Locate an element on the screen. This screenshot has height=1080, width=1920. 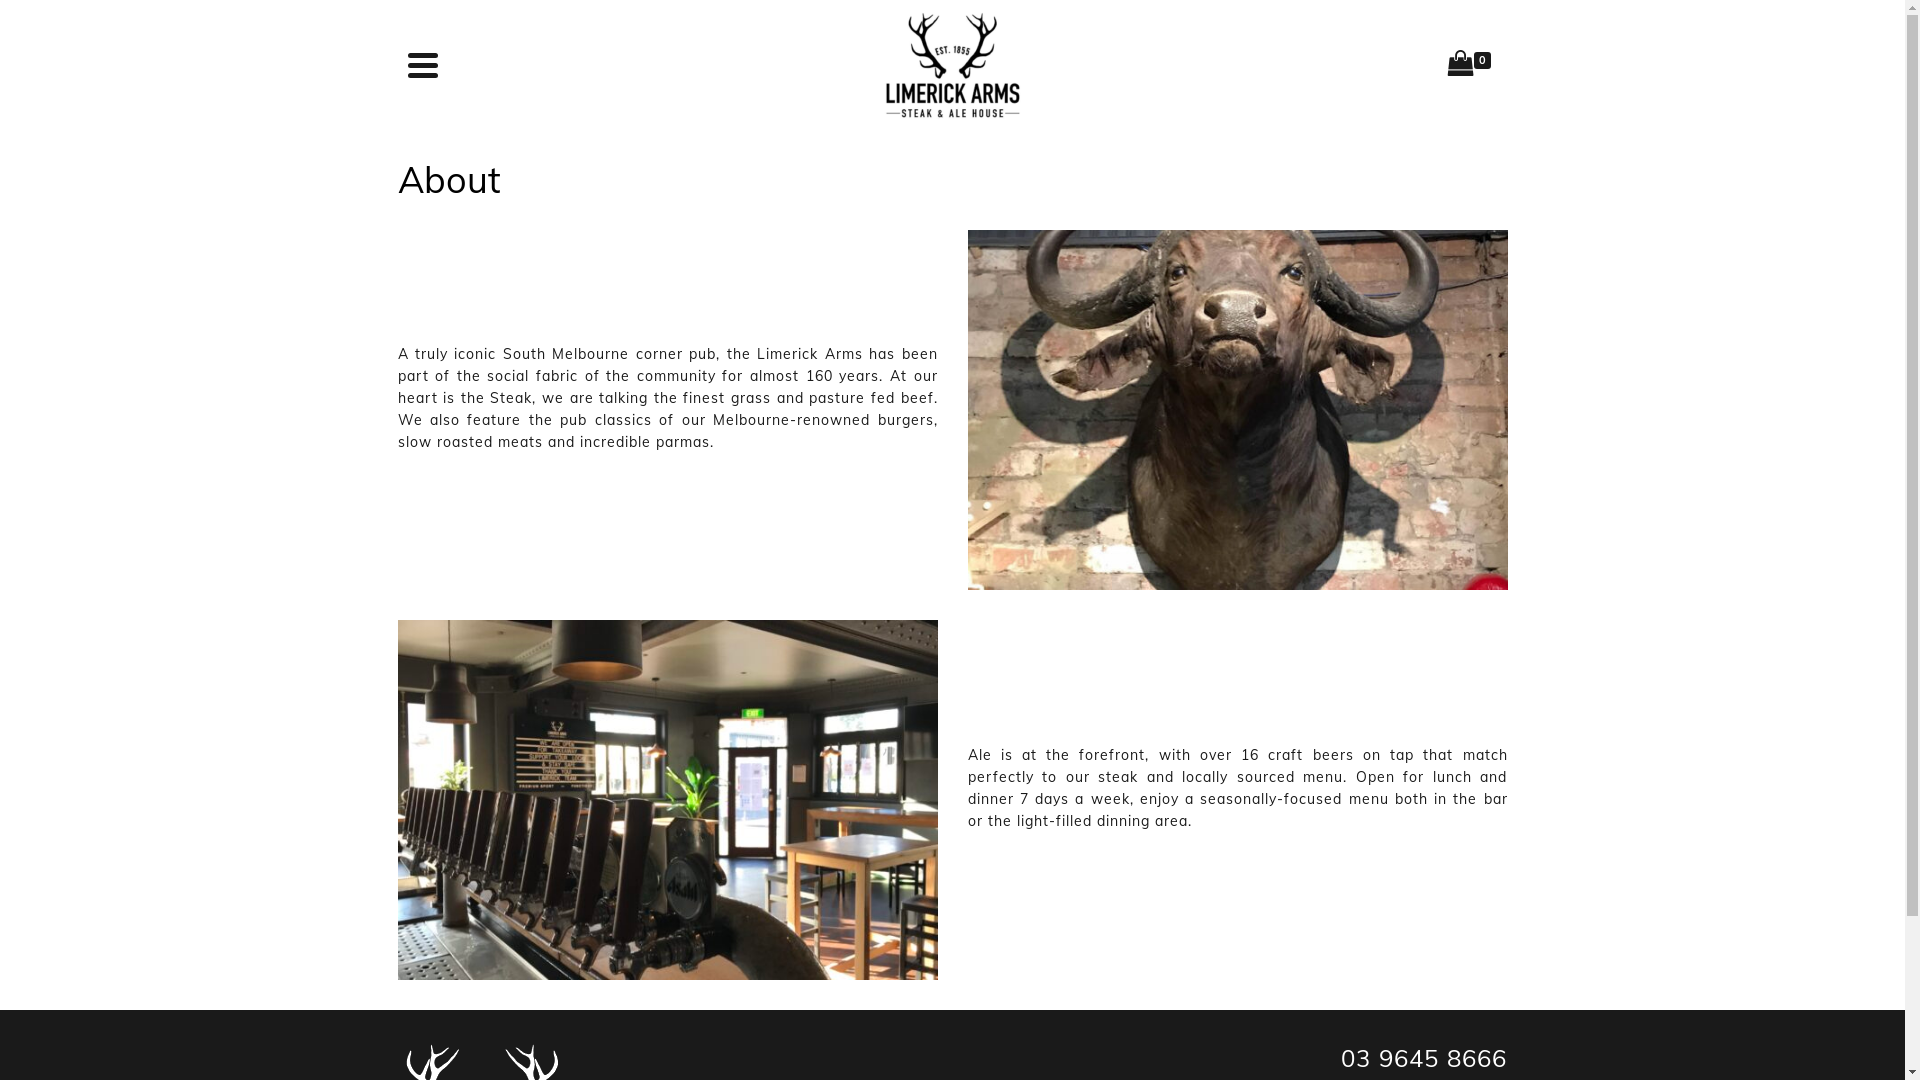
'0' is located at coordinates (1473, 64).